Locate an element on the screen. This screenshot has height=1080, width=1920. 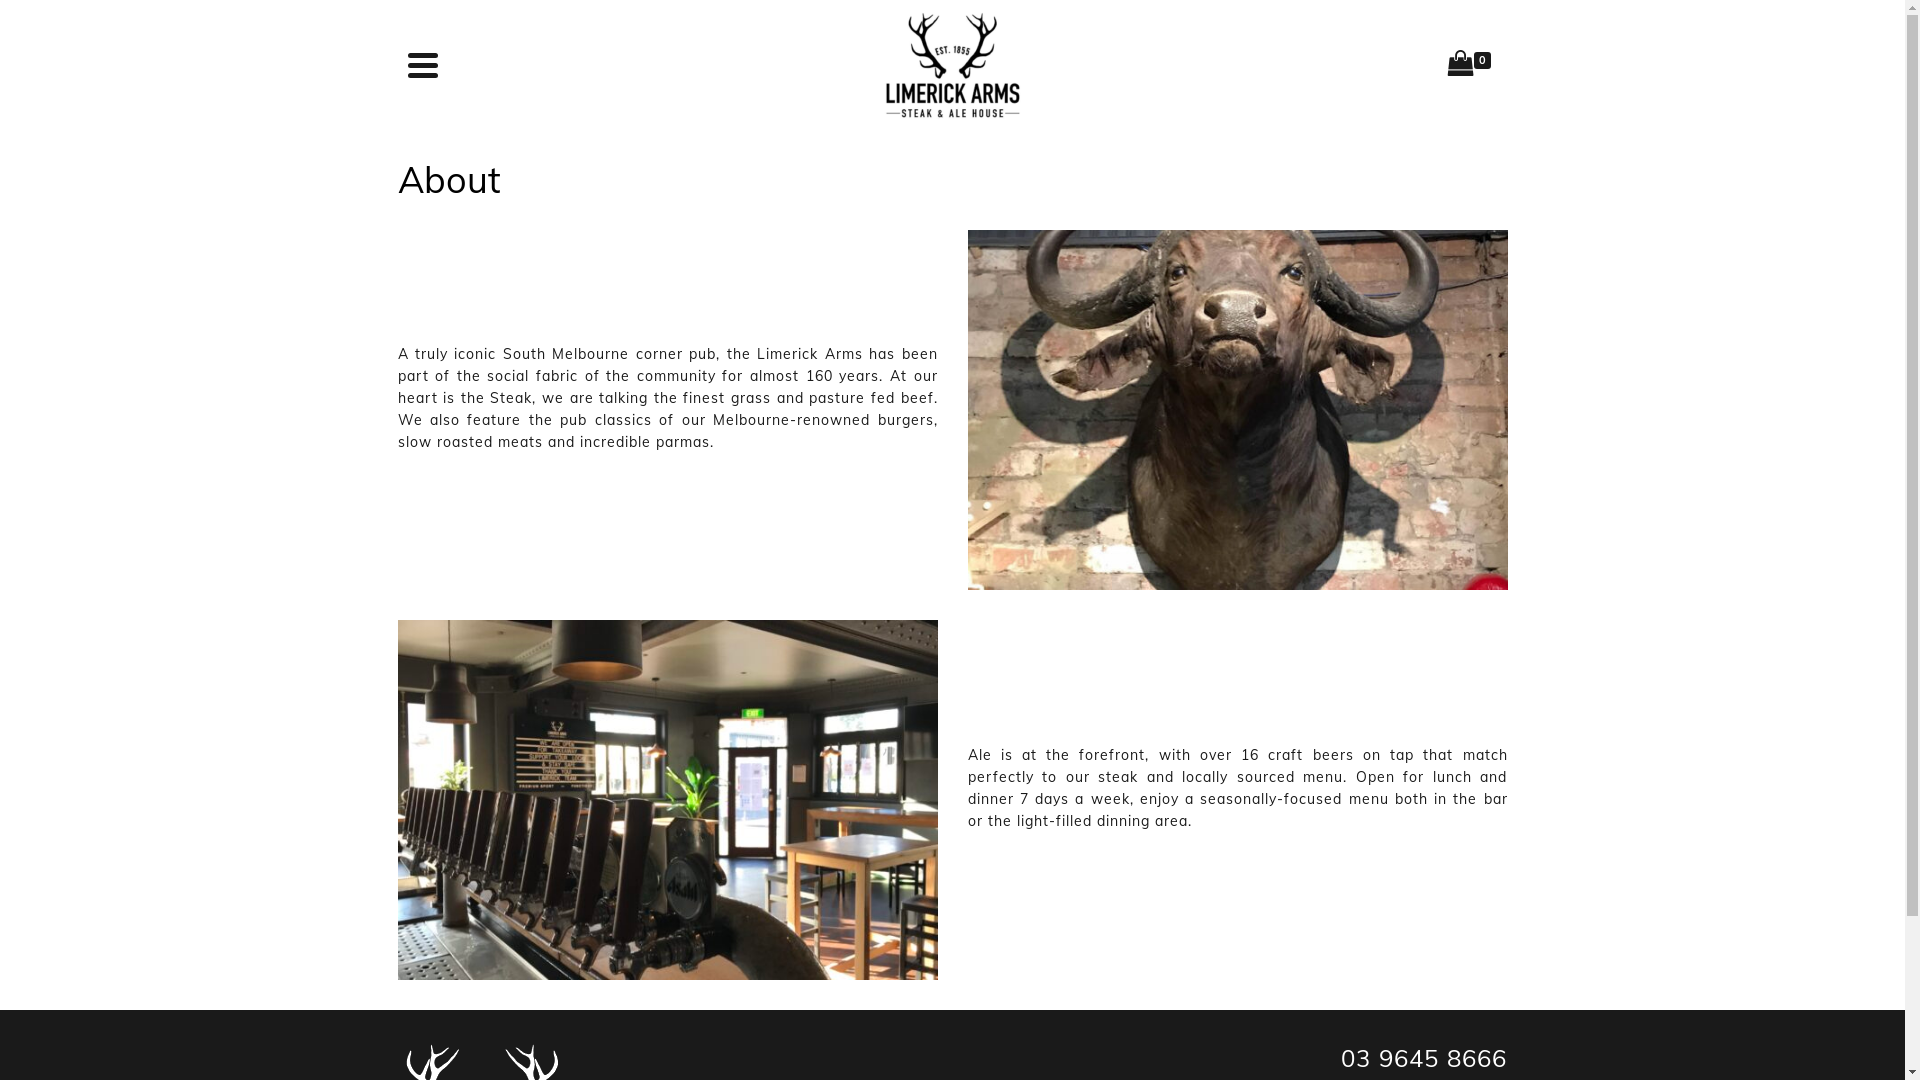
'0' is located at coordinates (1473, 64).